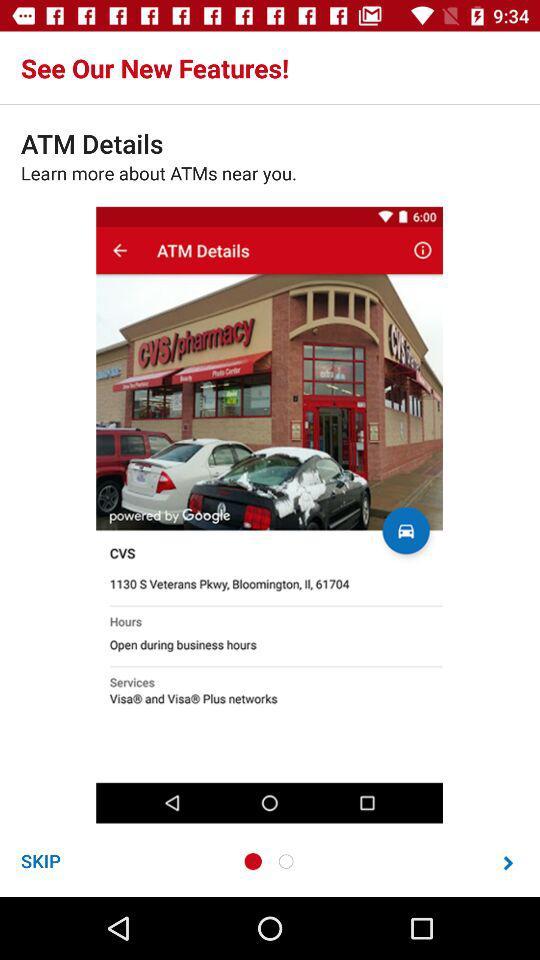  I want to click on the arrow_forward icon, so click(508, 861).